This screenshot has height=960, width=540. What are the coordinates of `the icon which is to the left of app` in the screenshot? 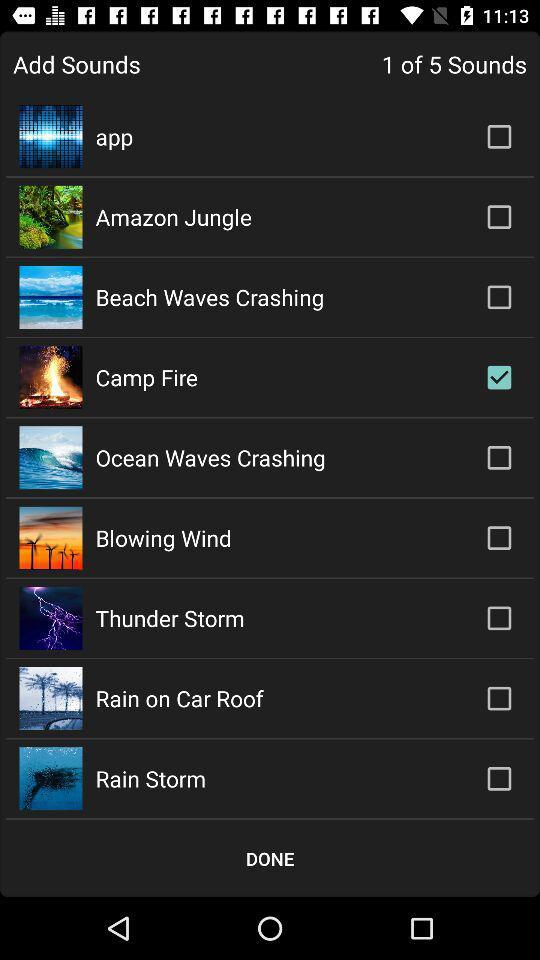 It's located at (51, 135).